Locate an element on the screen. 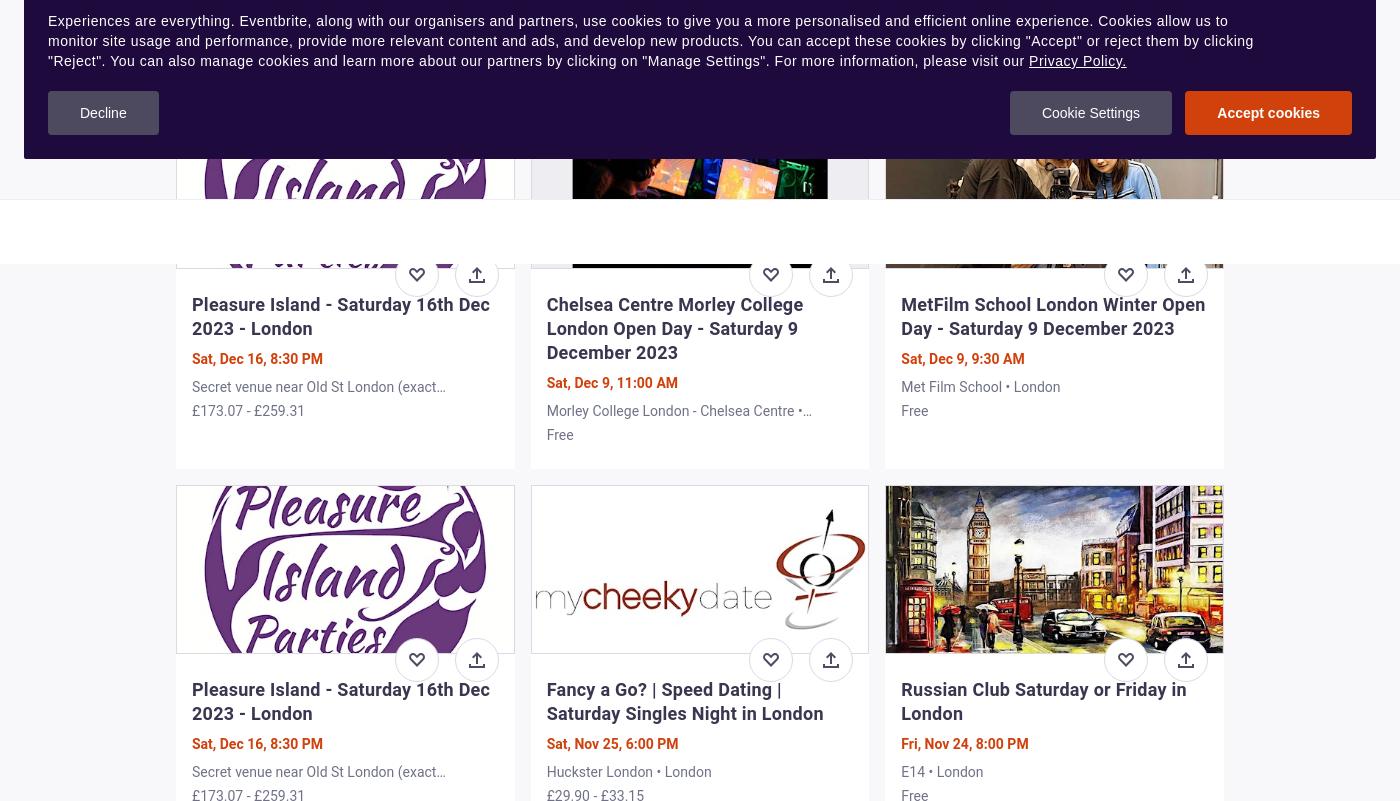 The height and width of the screenshot is (801, 1400). '£16.96 - £20.21' is located at coordinates (949, 24).